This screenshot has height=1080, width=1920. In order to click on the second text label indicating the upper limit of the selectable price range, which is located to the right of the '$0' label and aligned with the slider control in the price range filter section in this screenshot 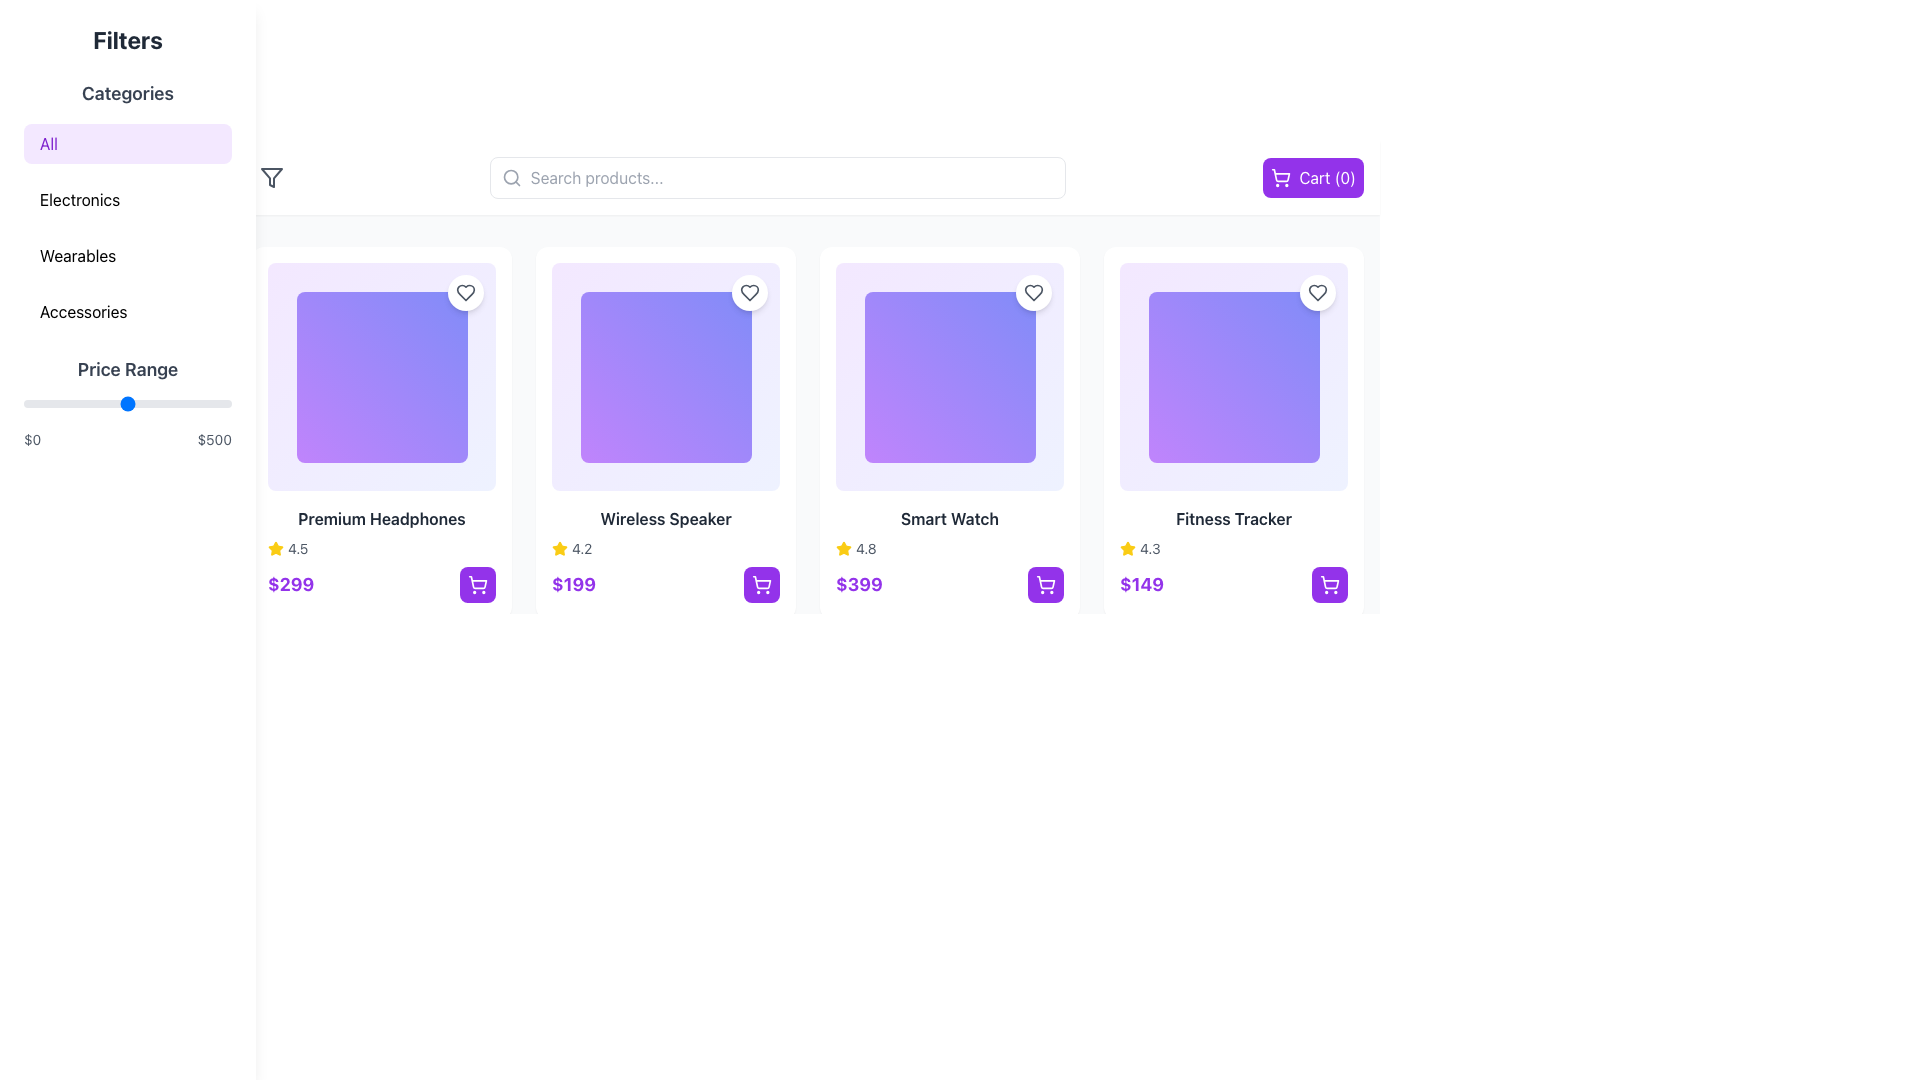, I will do `click(214, 438)`.